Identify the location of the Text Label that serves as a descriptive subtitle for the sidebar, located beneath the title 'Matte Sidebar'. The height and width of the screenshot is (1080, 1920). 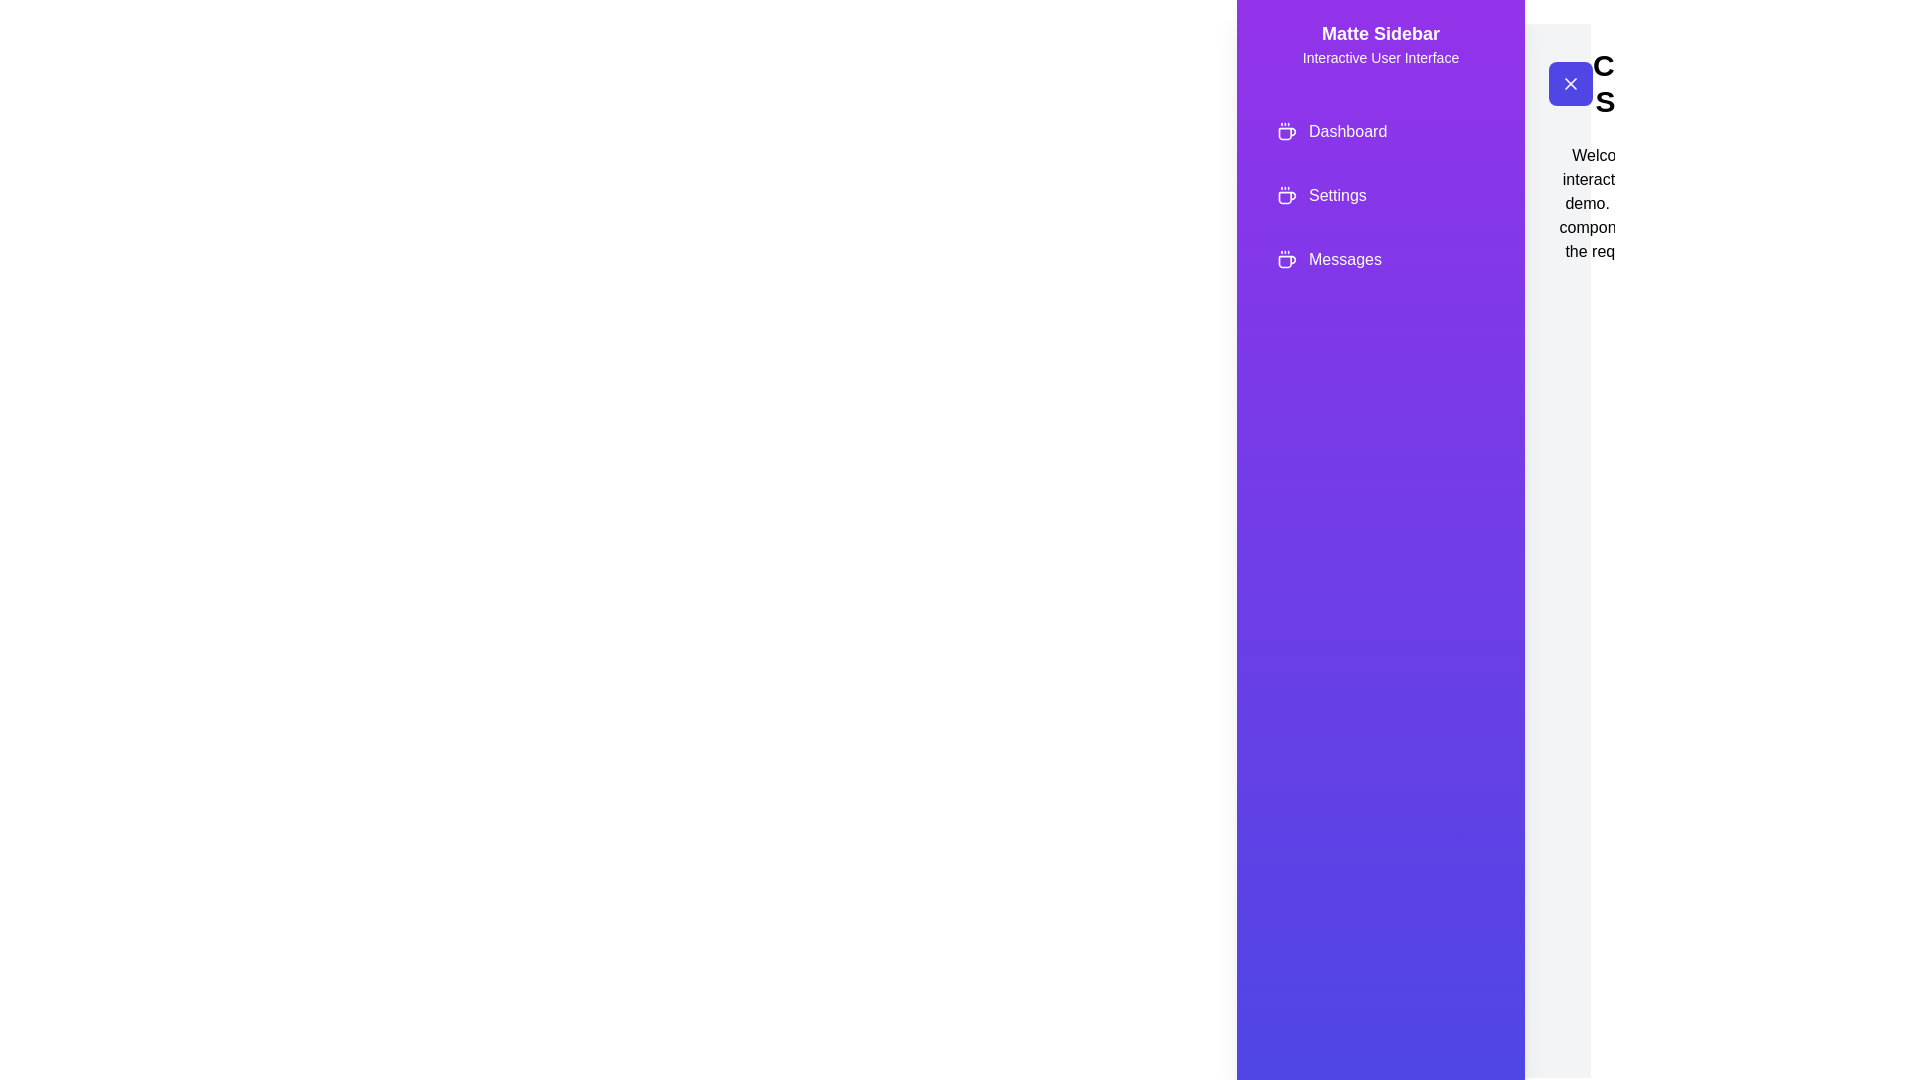
(1380, 56).